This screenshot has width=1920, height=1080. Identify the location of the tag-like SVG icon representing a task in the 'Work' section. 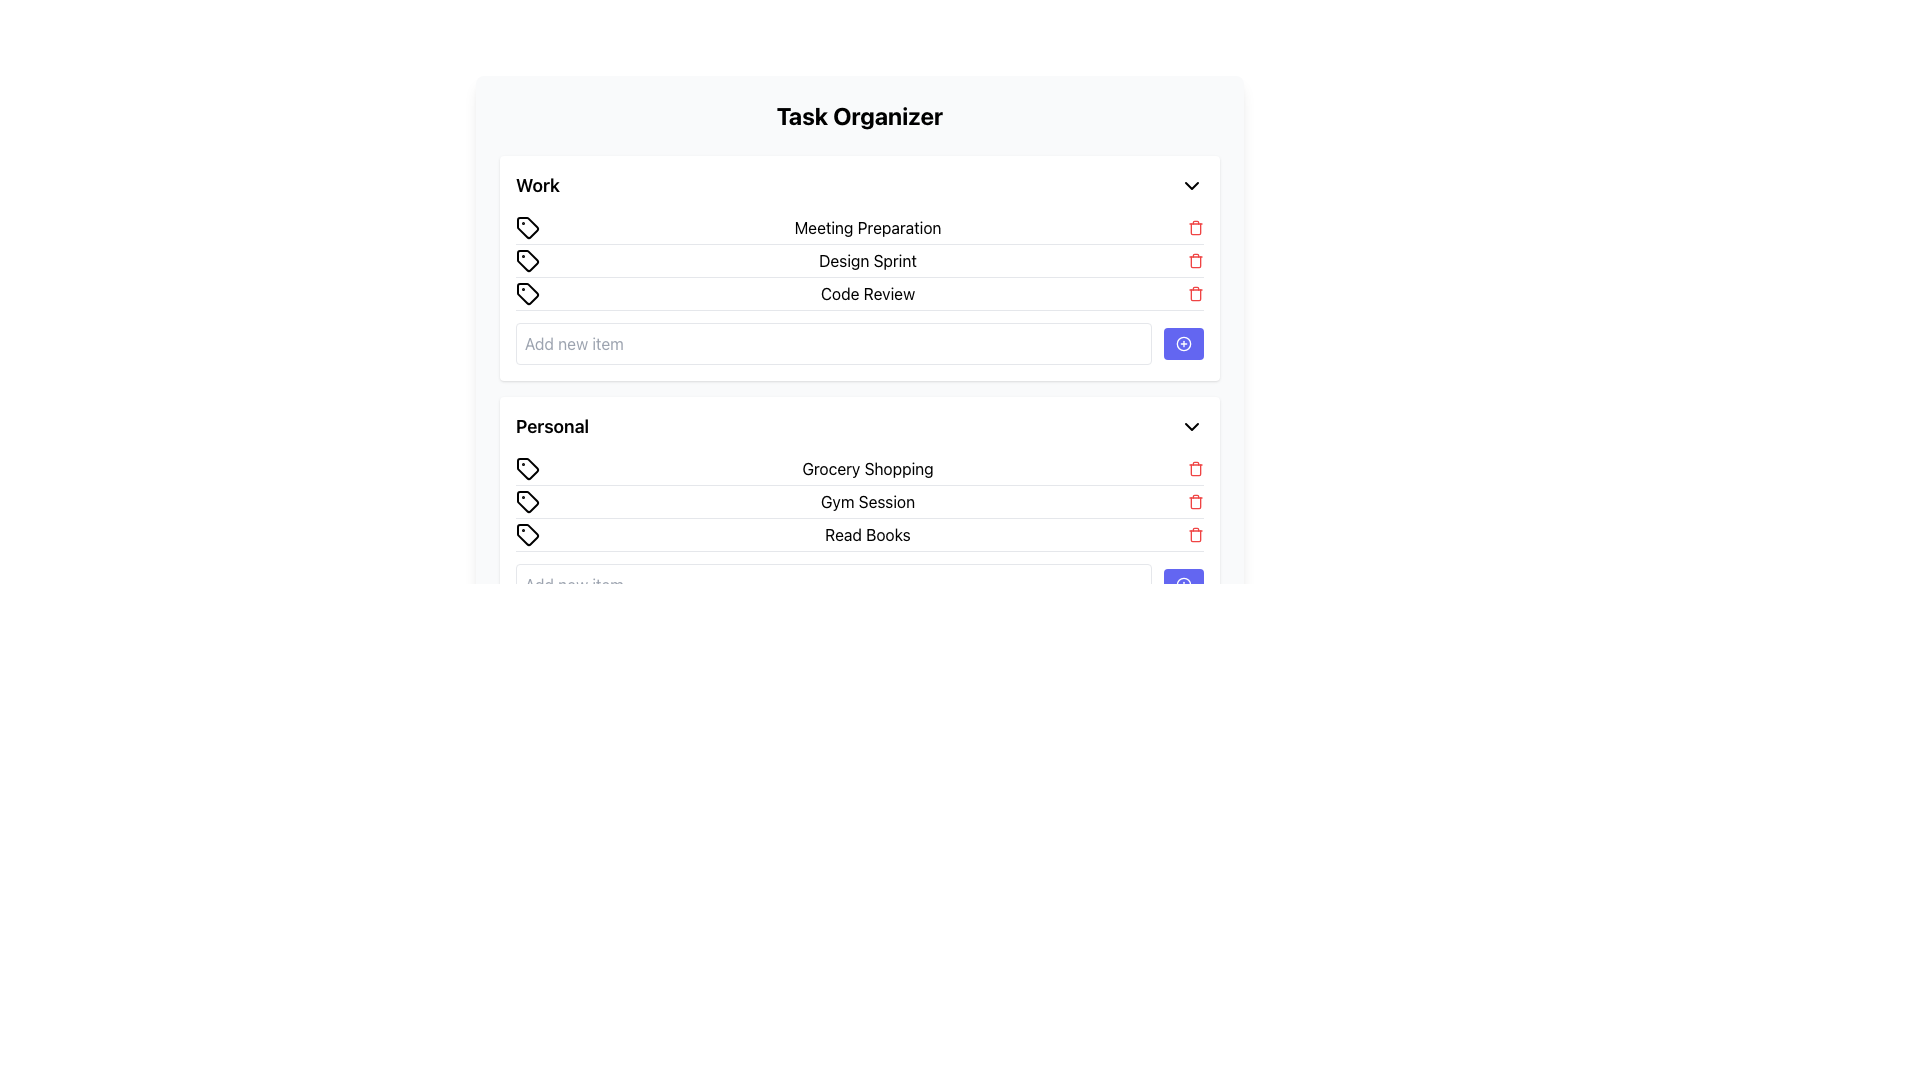
(528, 293).